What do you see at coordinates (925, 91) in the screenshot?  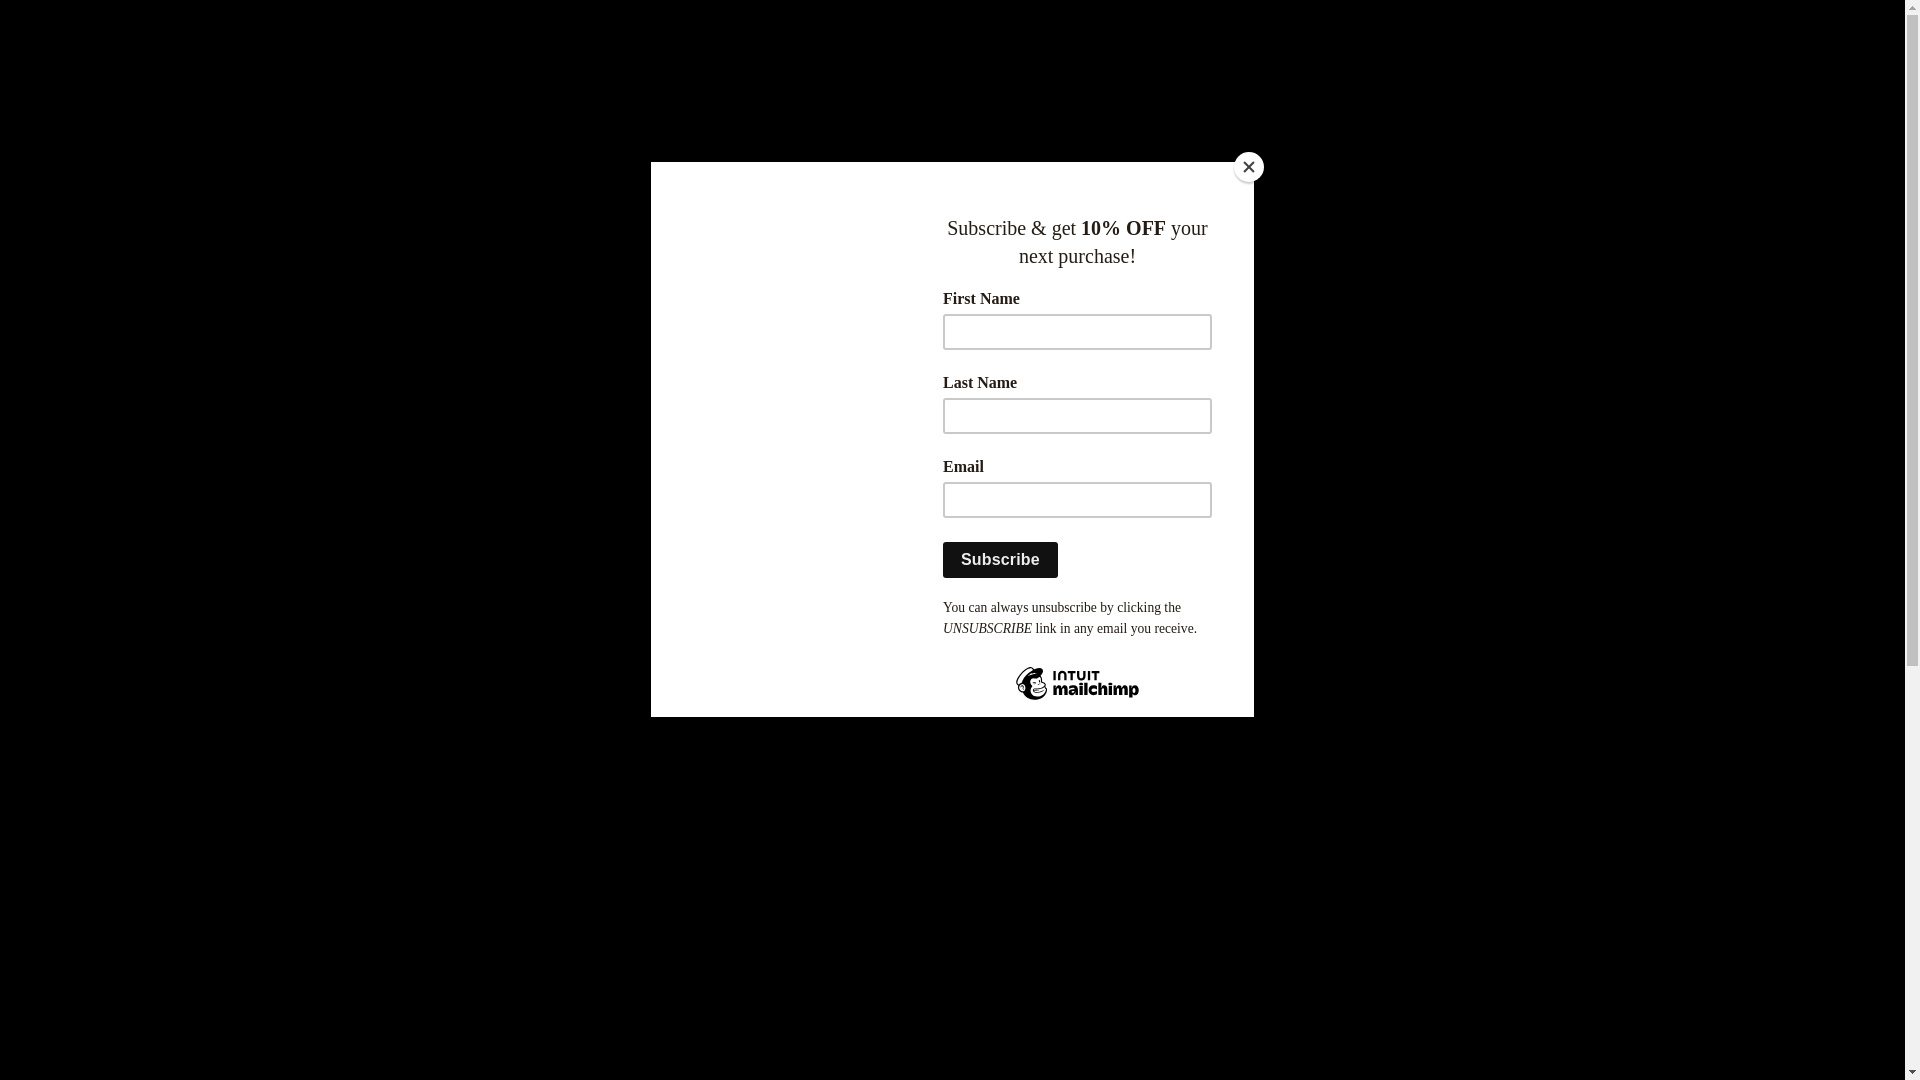 I see `'Login'` at bounding box center [925, 91].